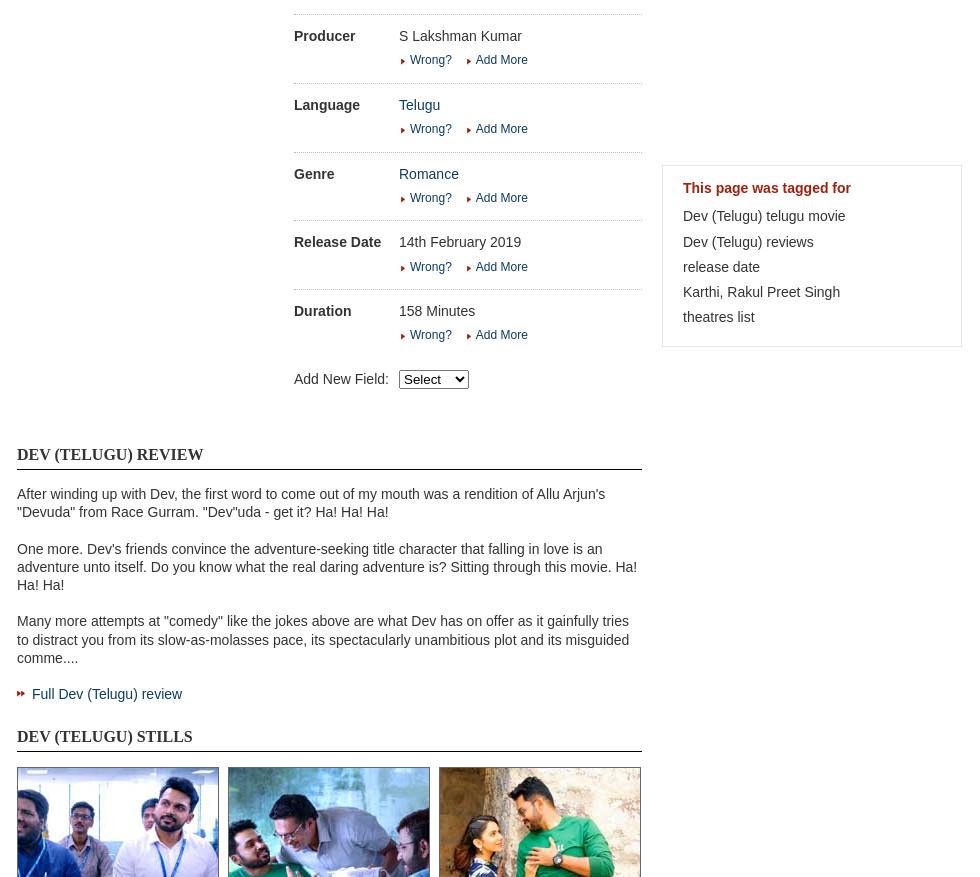 This screenshot has height=877, width=980. Describe the element at coordinates (322, 309) in the screenshot. I see `'Duration'` at that location.